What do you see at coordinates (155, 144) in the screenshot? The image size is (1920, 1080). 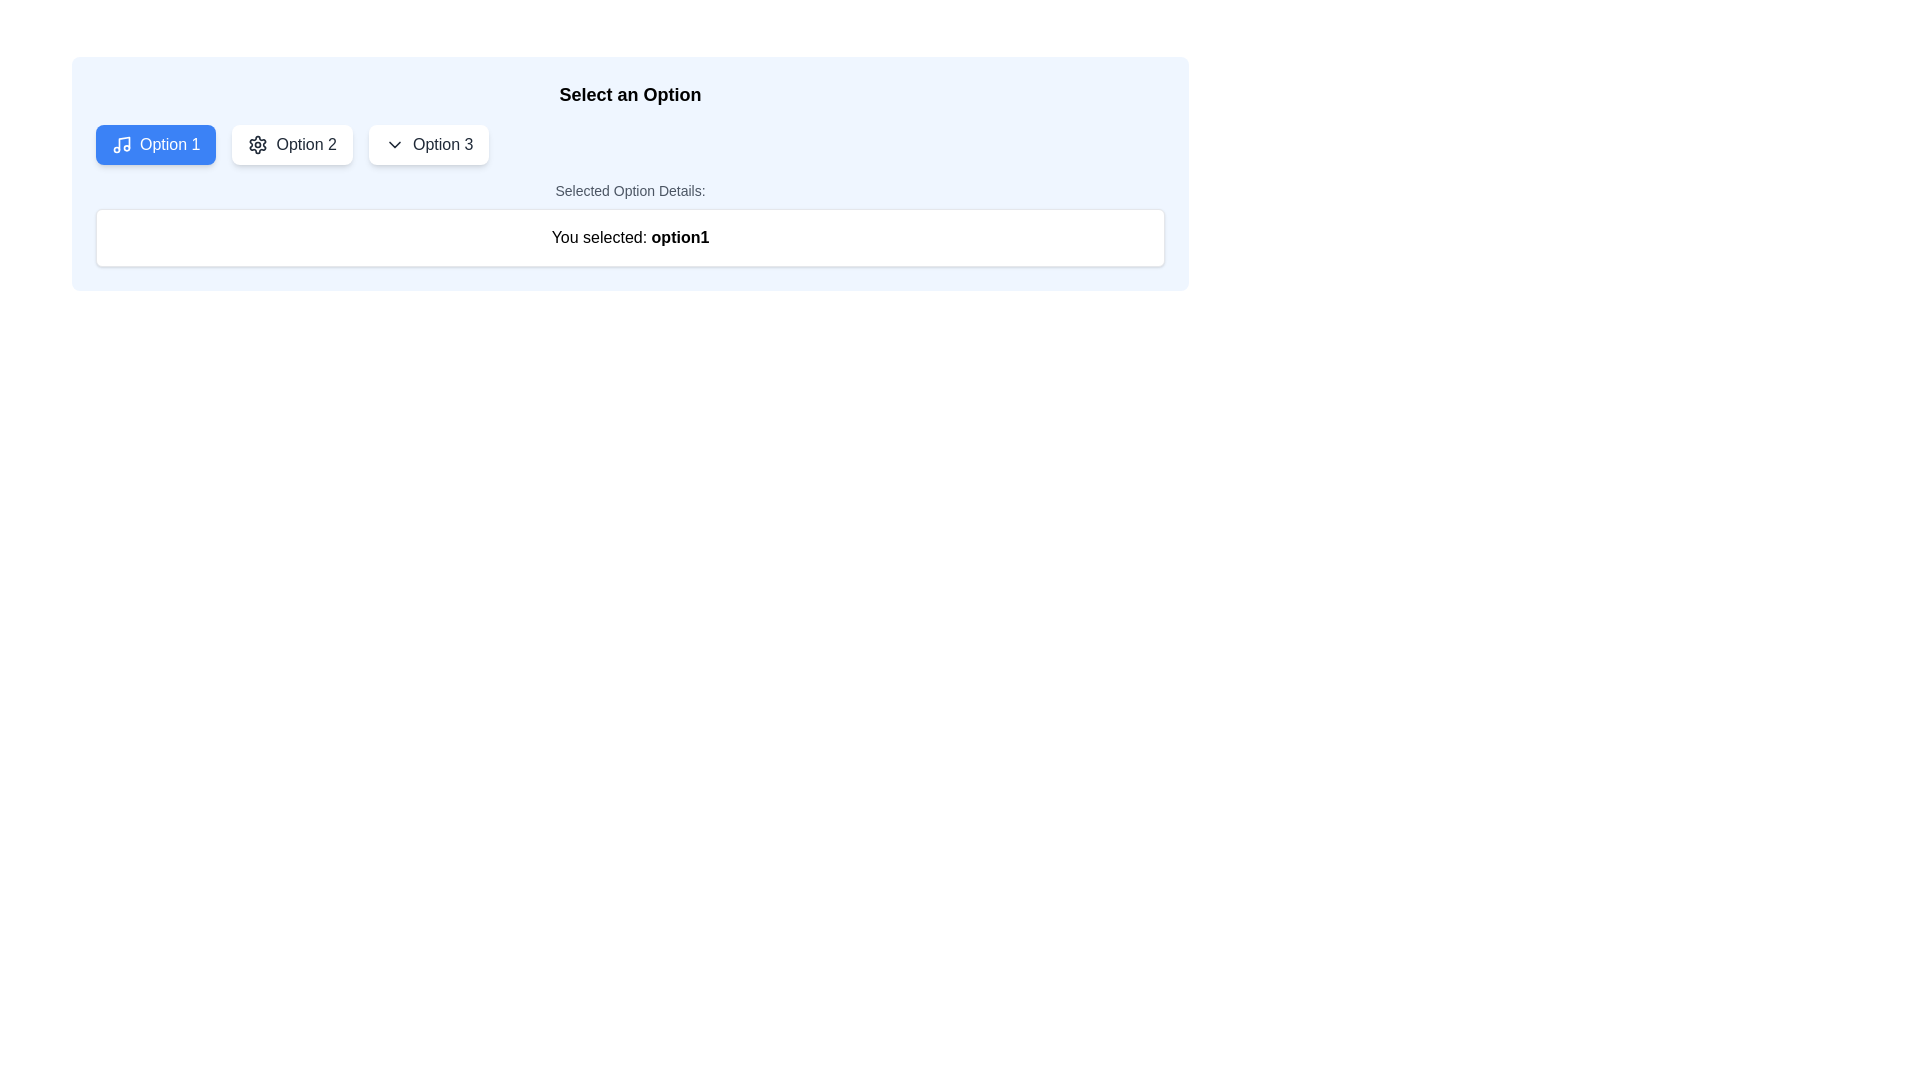 I see `the 'Option 1' button, which is a rectangular button with rounded corners, blue background, and white text, located in the top-left of a group of three buttons` at bounding box center [155, 144].